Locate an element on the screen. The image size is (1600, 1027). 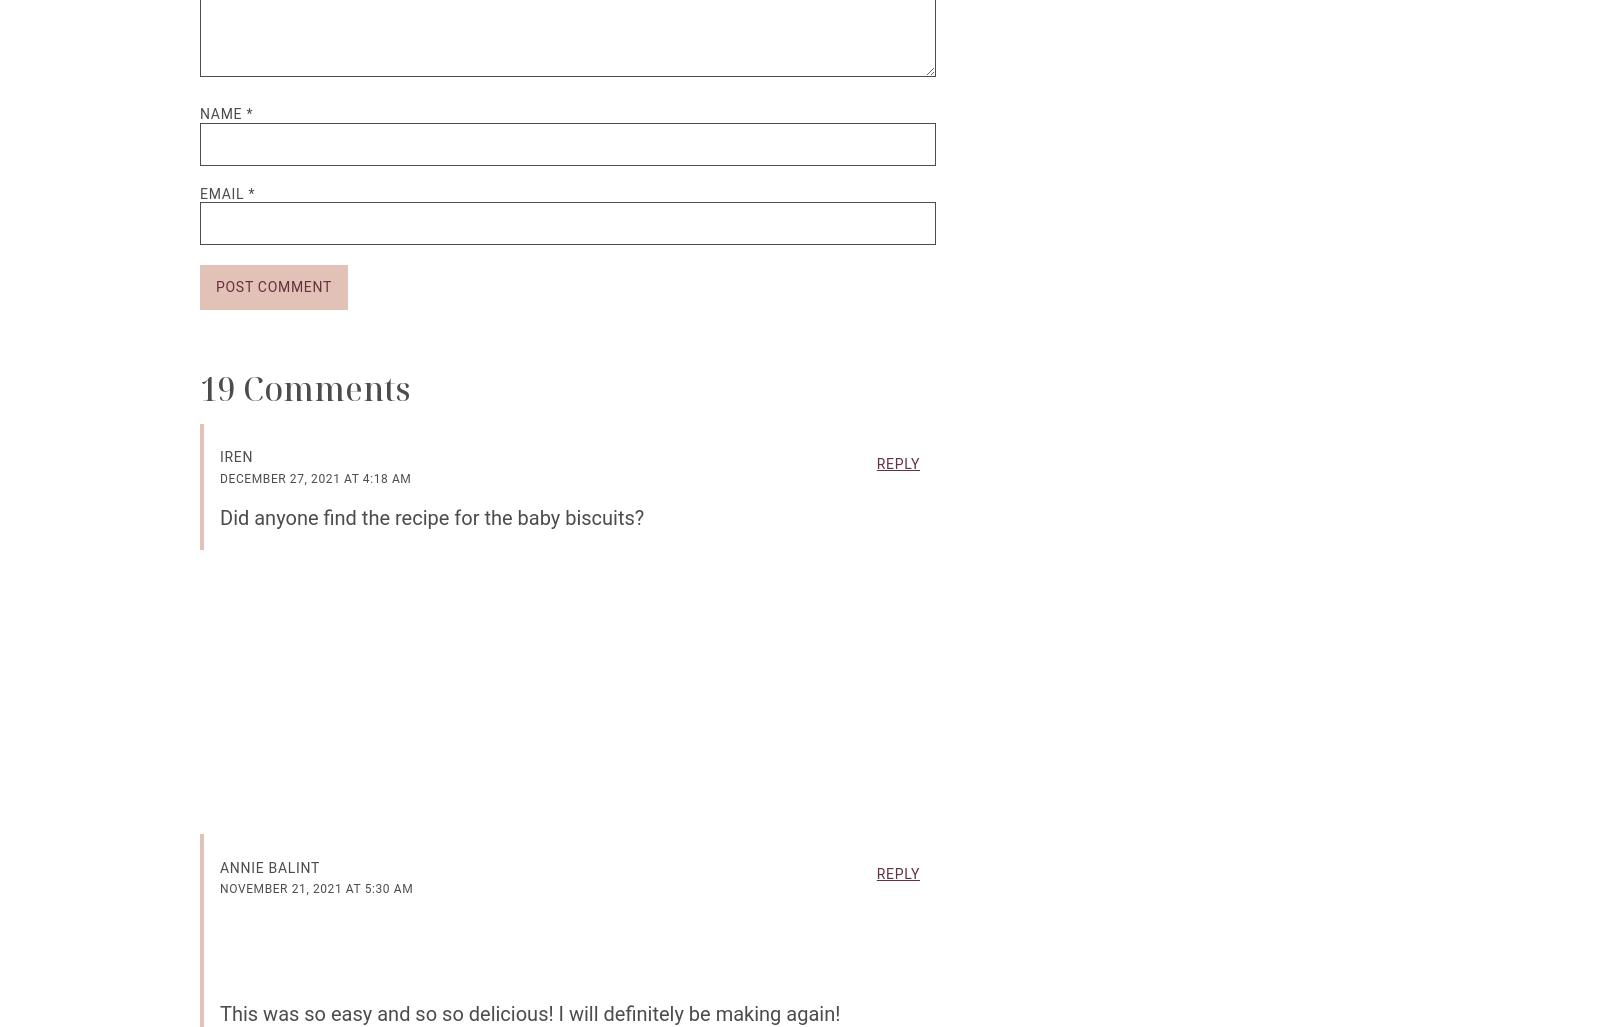
'December 27, 2021 at 4:18 am' is located at coordinates (315, 478).